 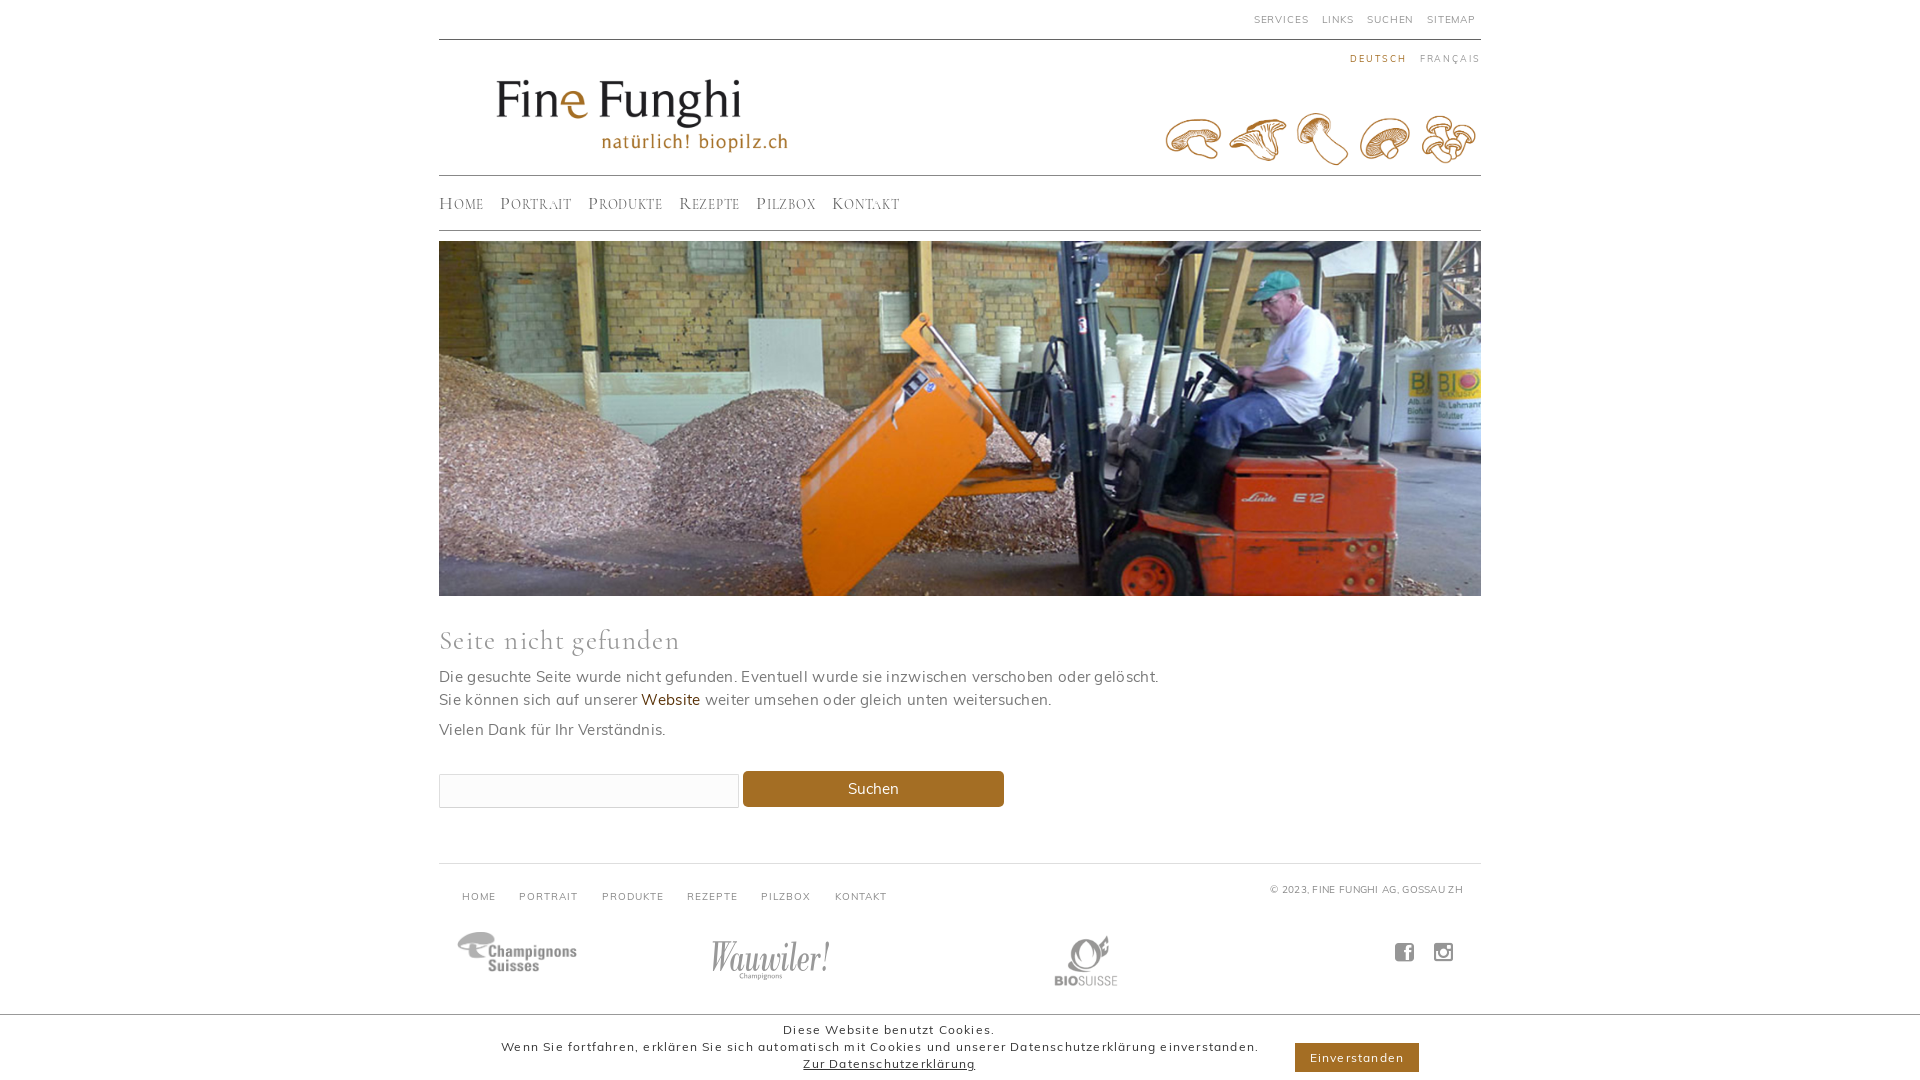 What do you see at coordinates (873, 788) in the screenshot?
I see `'Suchen'` at bounding box center [873, 788].